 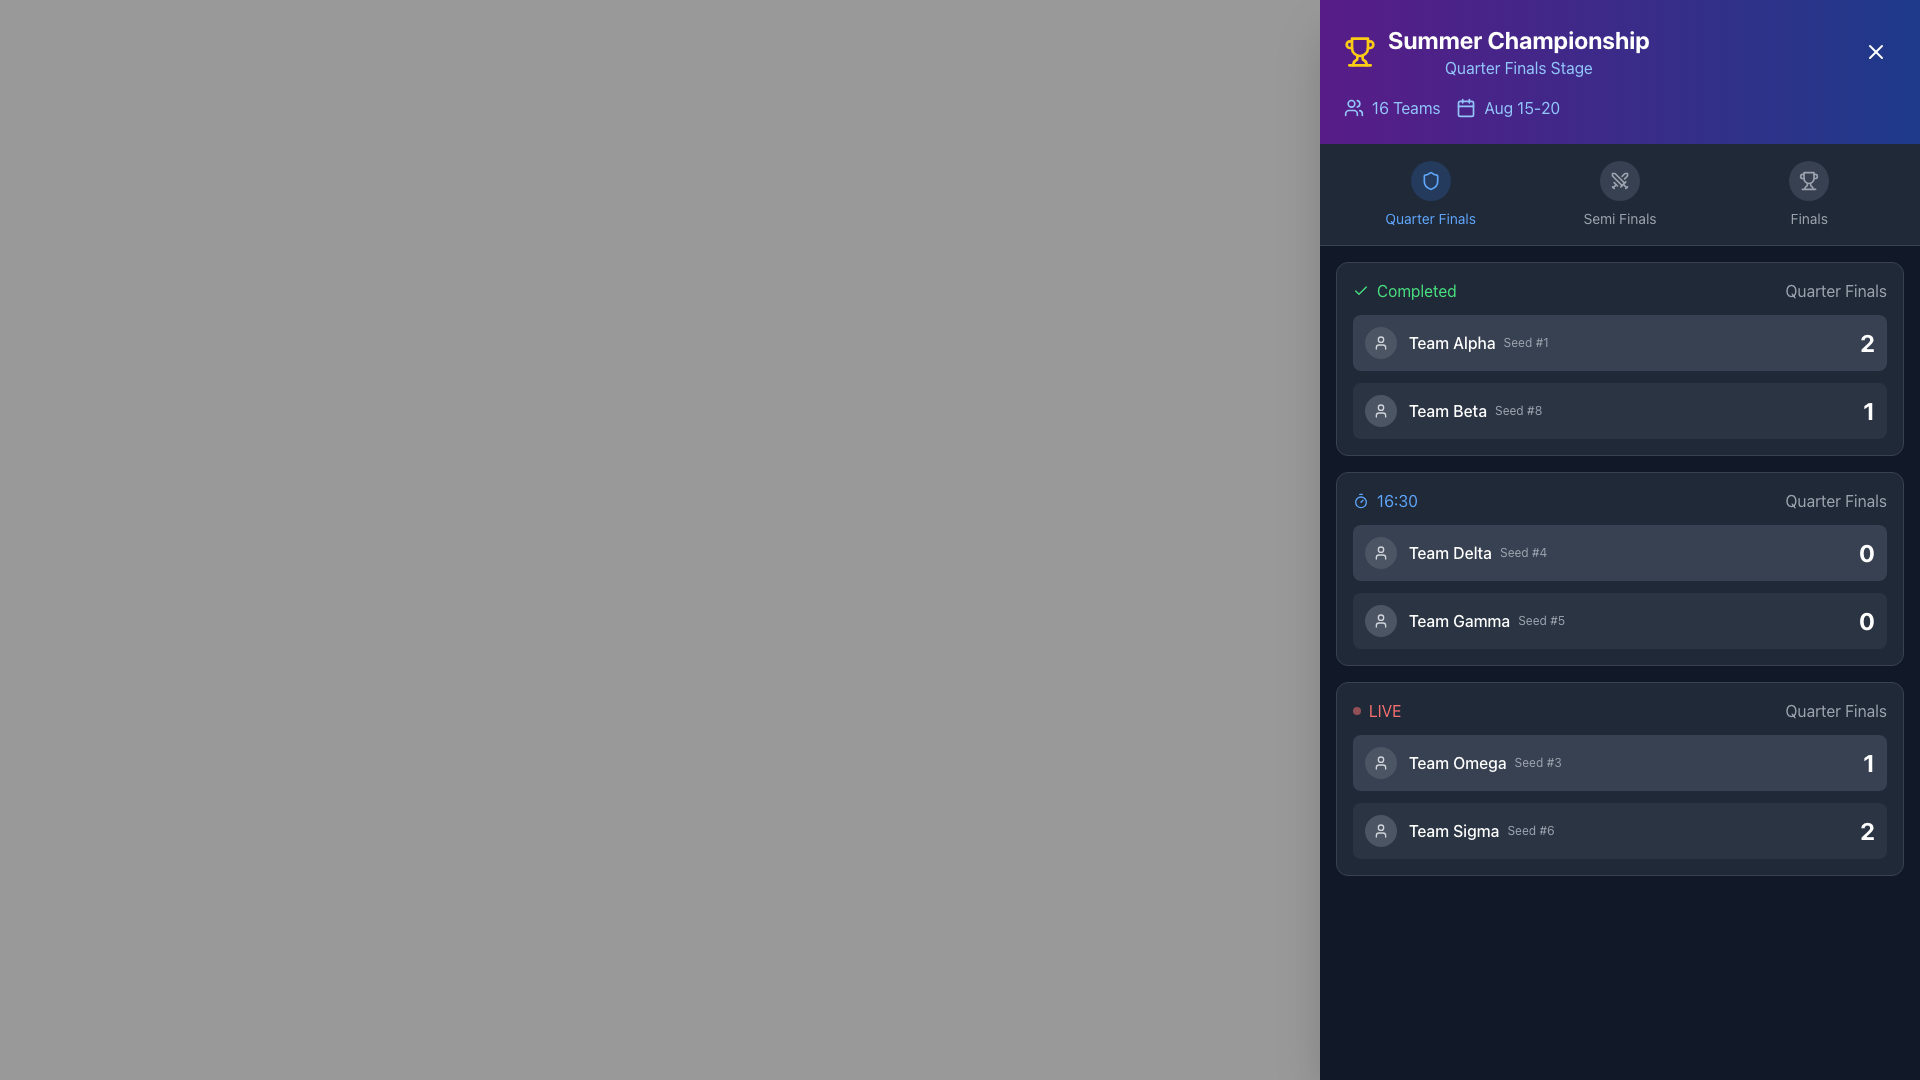 What do you see at coordinates (1866, 342) in the screenshot?
I see `the bold white number '2', which is styled in a large font size and positioned at the far right end of the grey rounded rectangle labeled 'Team AlphaSeed #12'` at bounding box center [1866, 342].